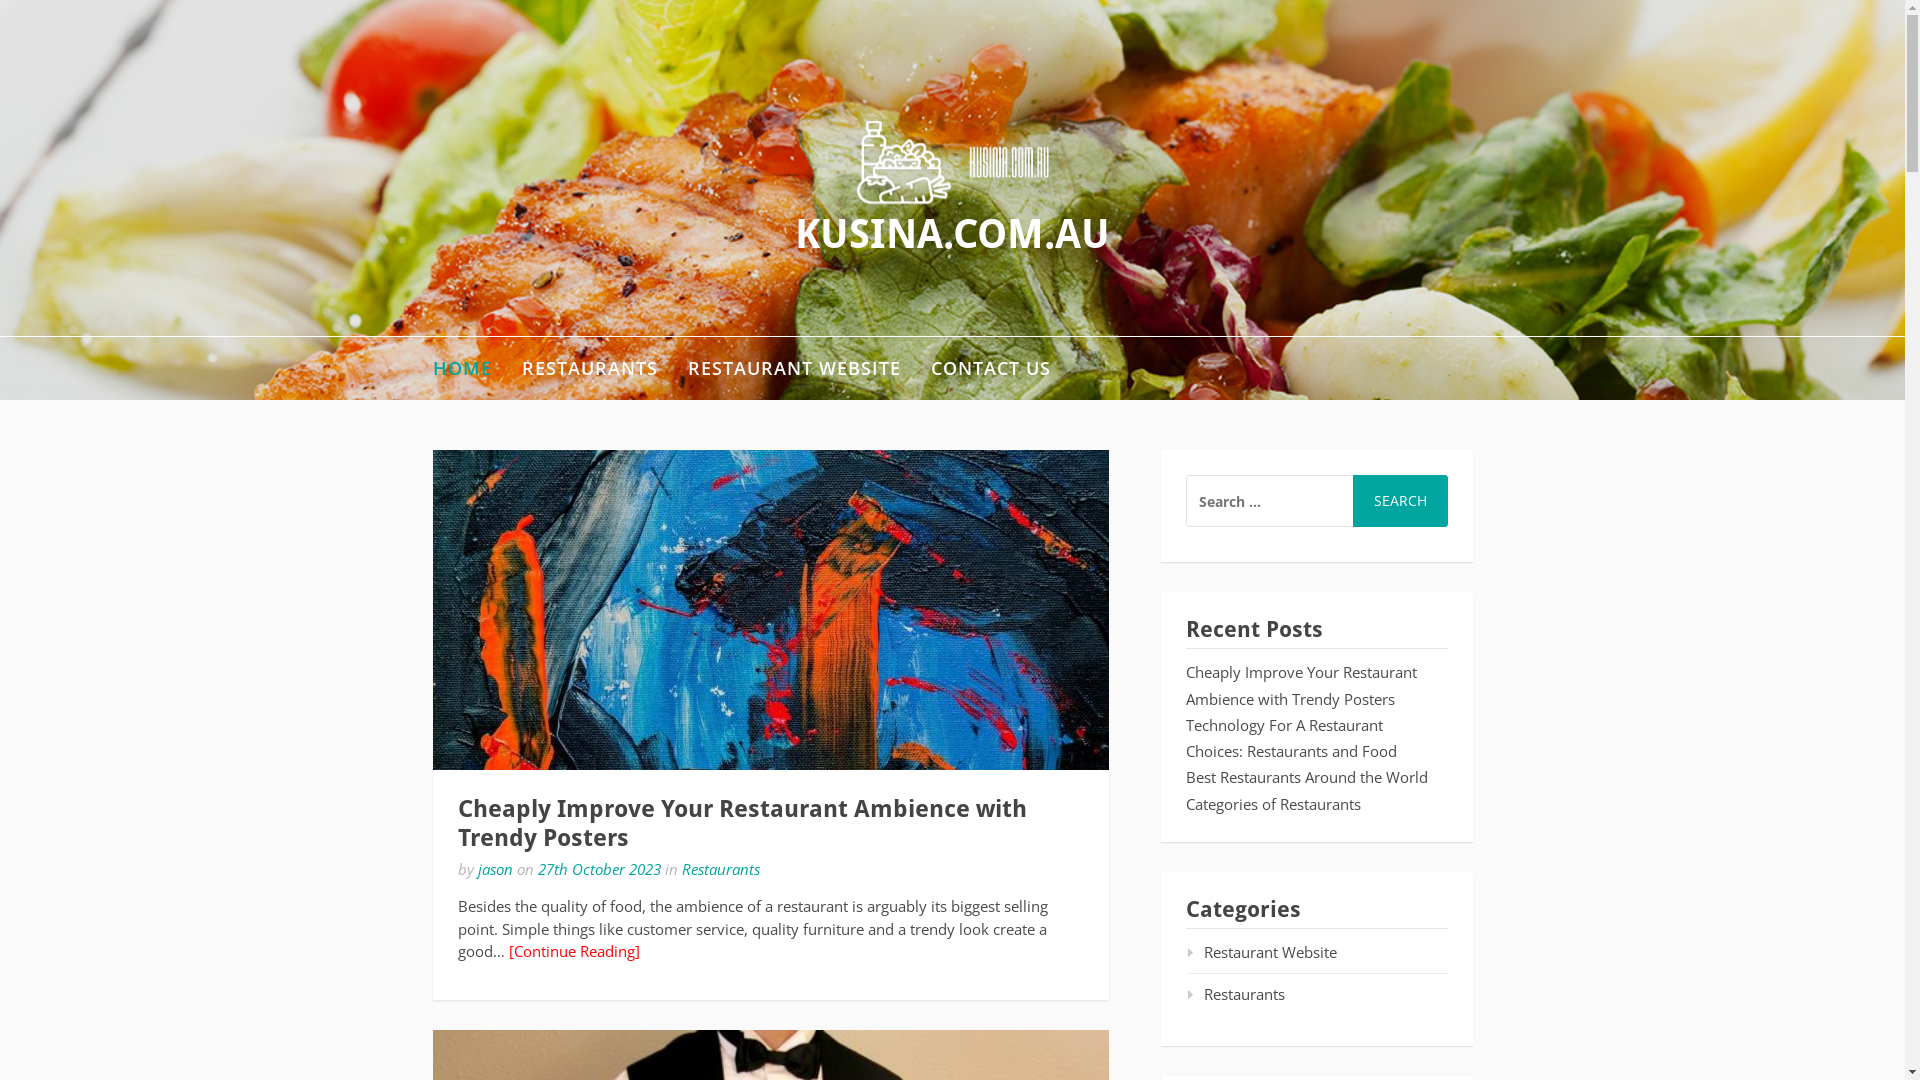 Image resolution: width=1920 pixels, height=1080 pixels. Describe the element at coordinates (1260, 951) in the screenshot. I see `'Restaurant Website'` at that location.